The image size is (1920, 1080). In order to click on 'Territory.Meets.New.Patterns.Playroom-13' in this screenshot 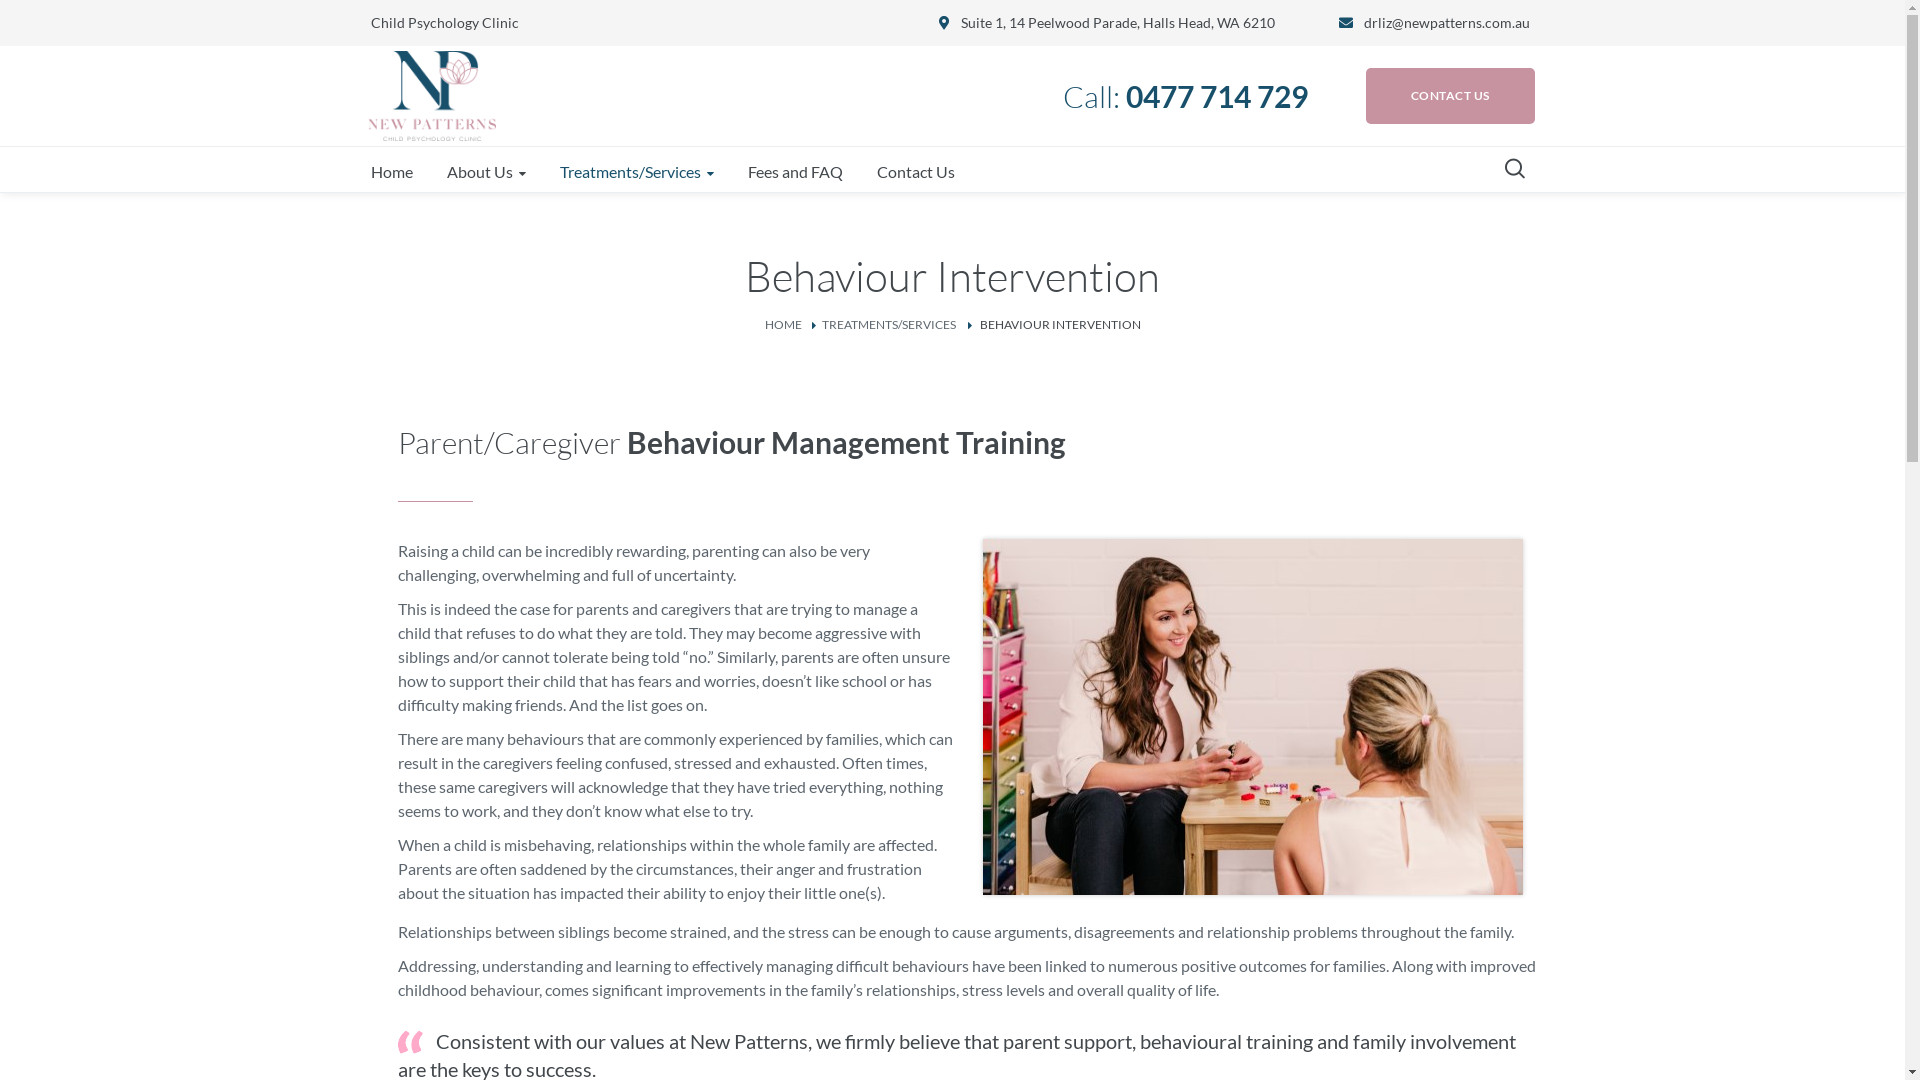, I will do `click(1251, 716)`.